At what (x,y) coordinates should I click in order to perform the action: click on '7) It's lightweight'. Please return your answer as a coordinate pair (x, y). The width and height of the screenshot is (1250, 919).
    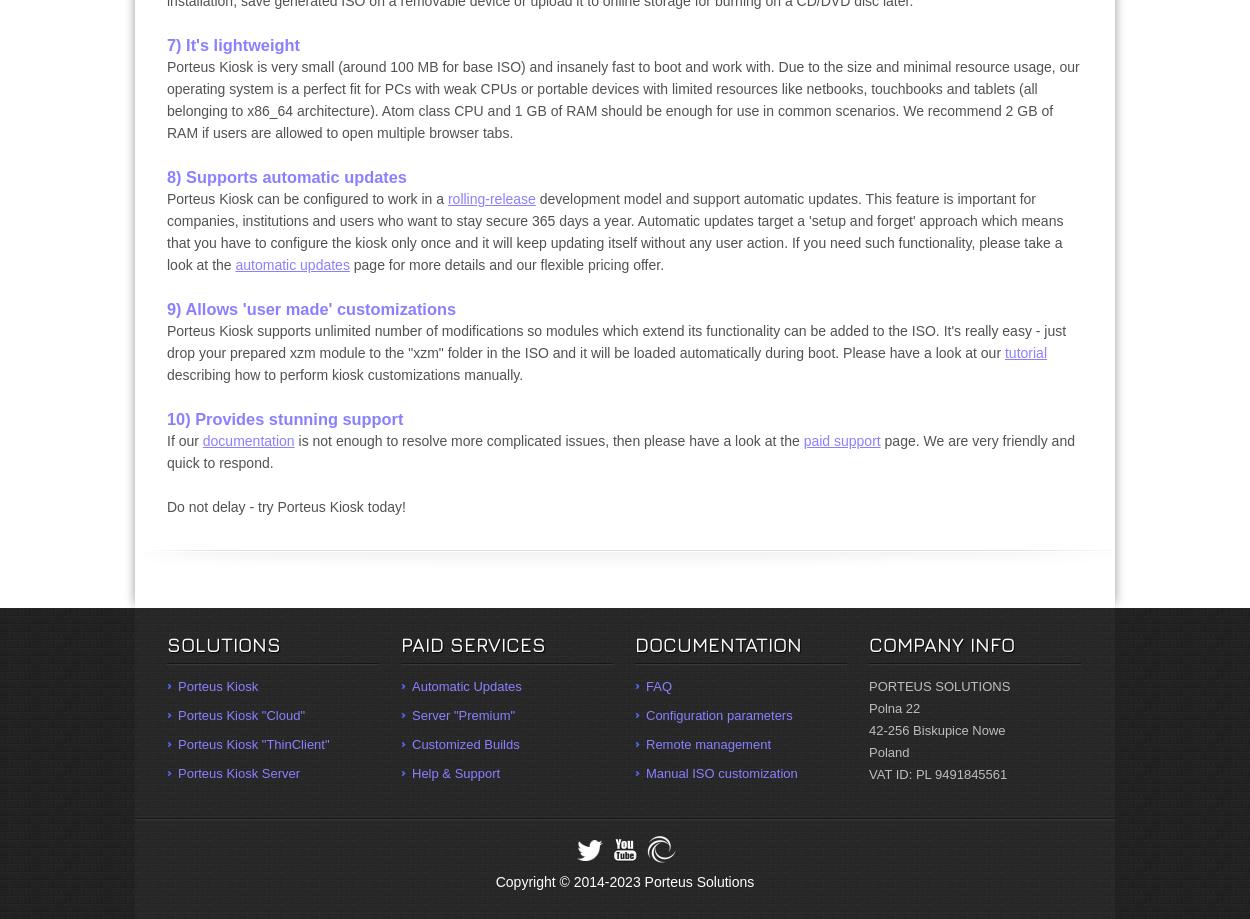
    Looking at the image, I should click on (232, 45).